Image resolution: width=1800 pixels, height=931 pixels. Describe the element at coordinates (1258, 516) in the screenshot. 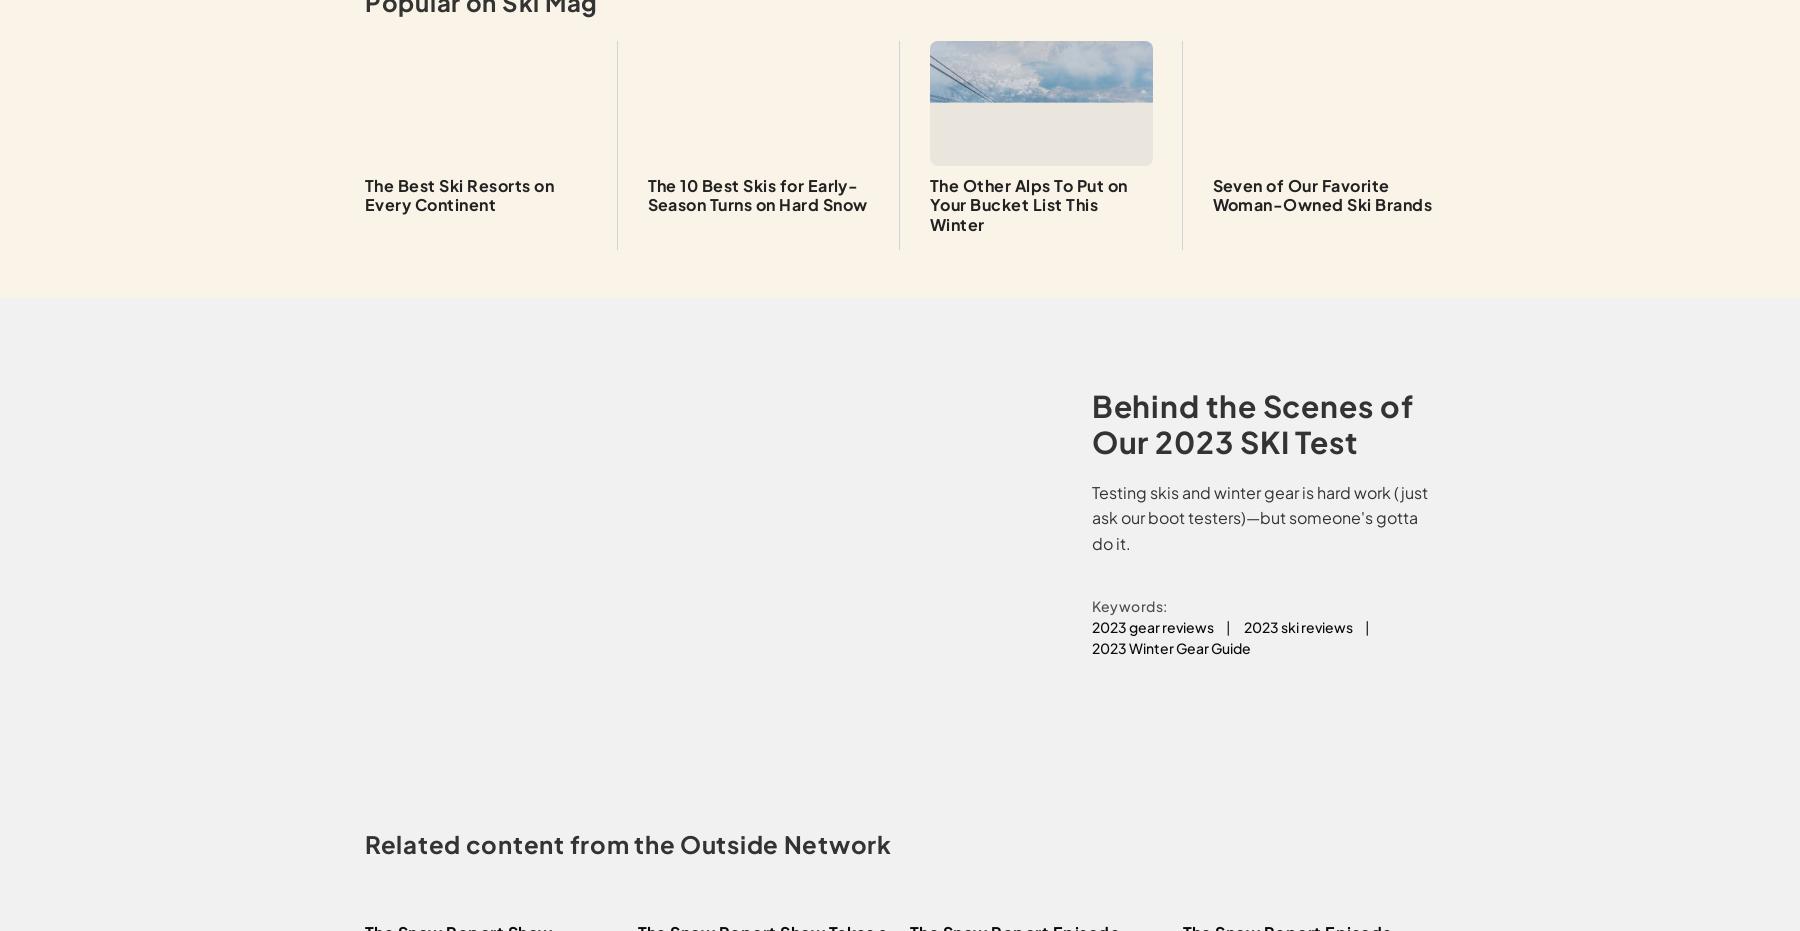

I see `'Testing skis and winter gear is hard work (just ask our boot testers)—but someone's gotta do it.'` at that location.